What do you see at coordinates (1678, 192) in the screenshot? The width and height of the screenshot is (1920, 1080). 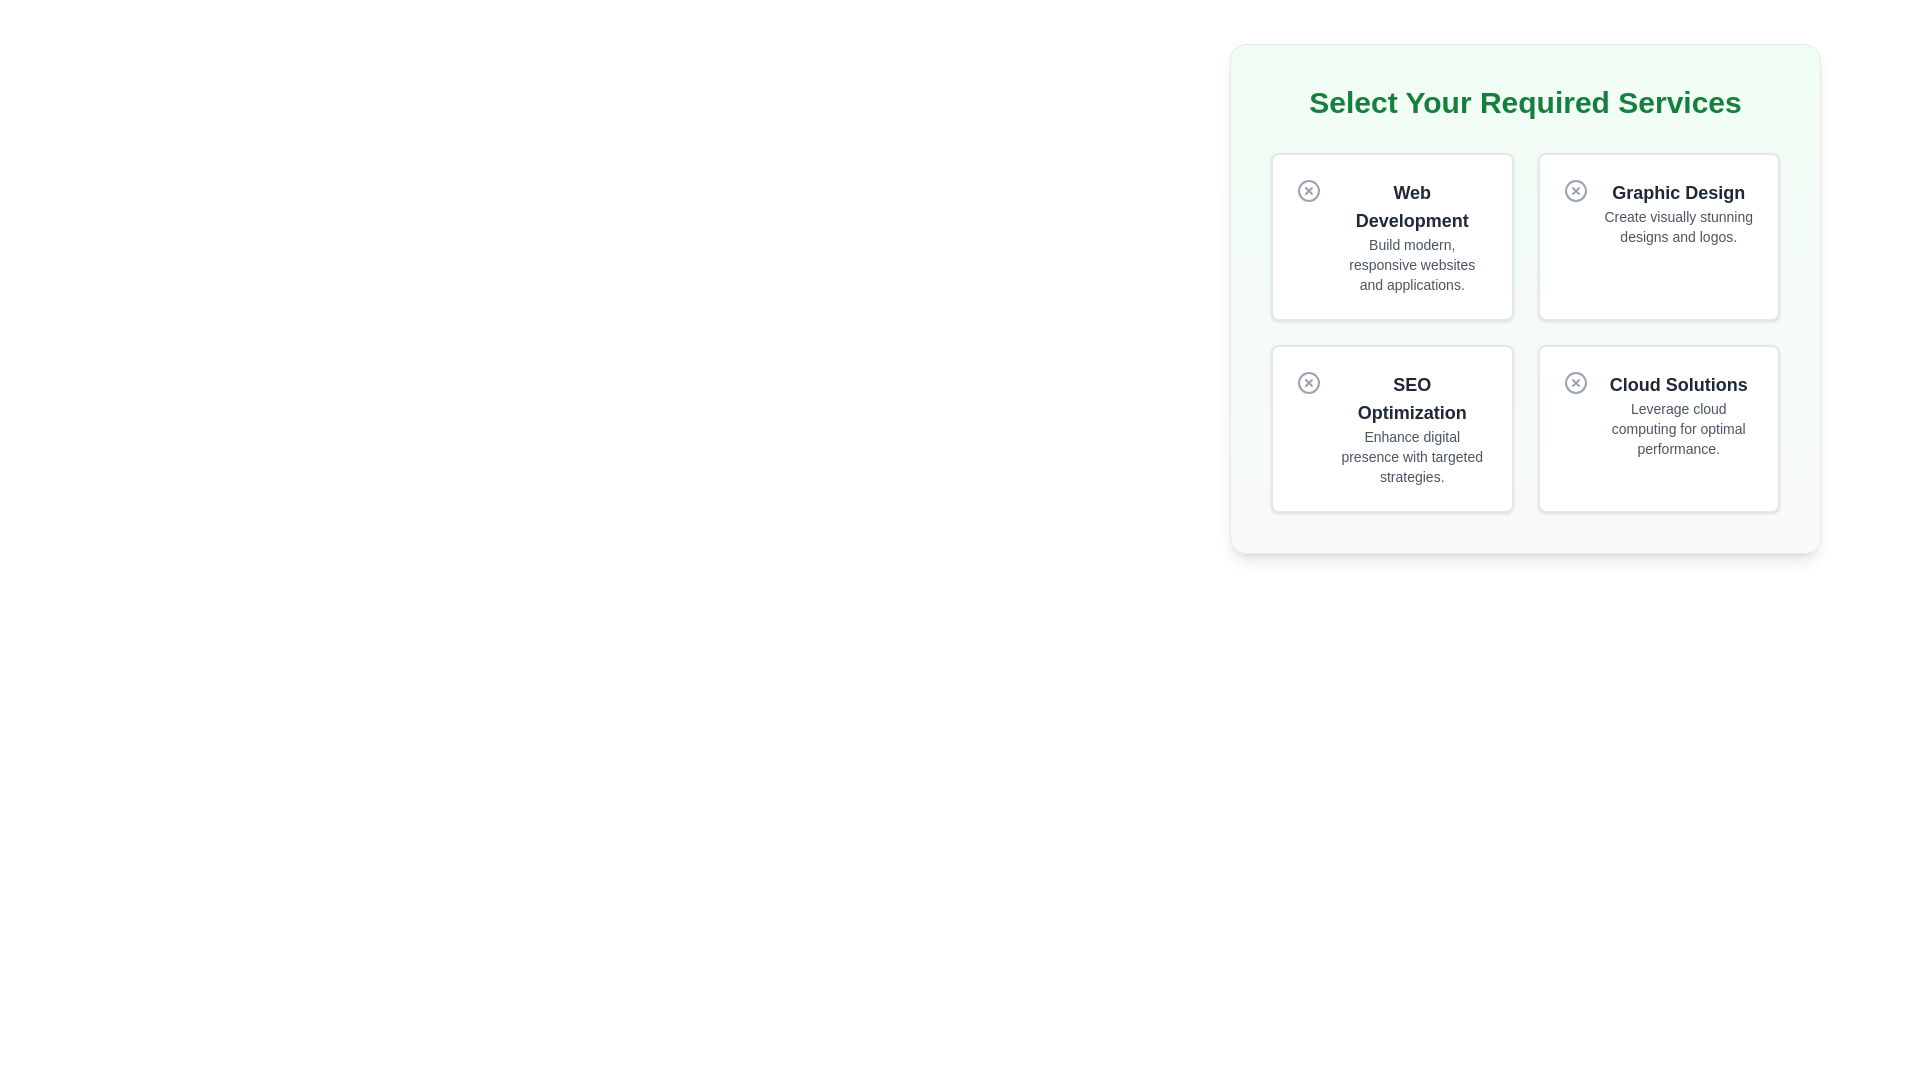 I see `the title text element located in the second card of the top row in the grid layout, which conveys the primary focus of the respective service offering` at bounding box center [1678, 192].